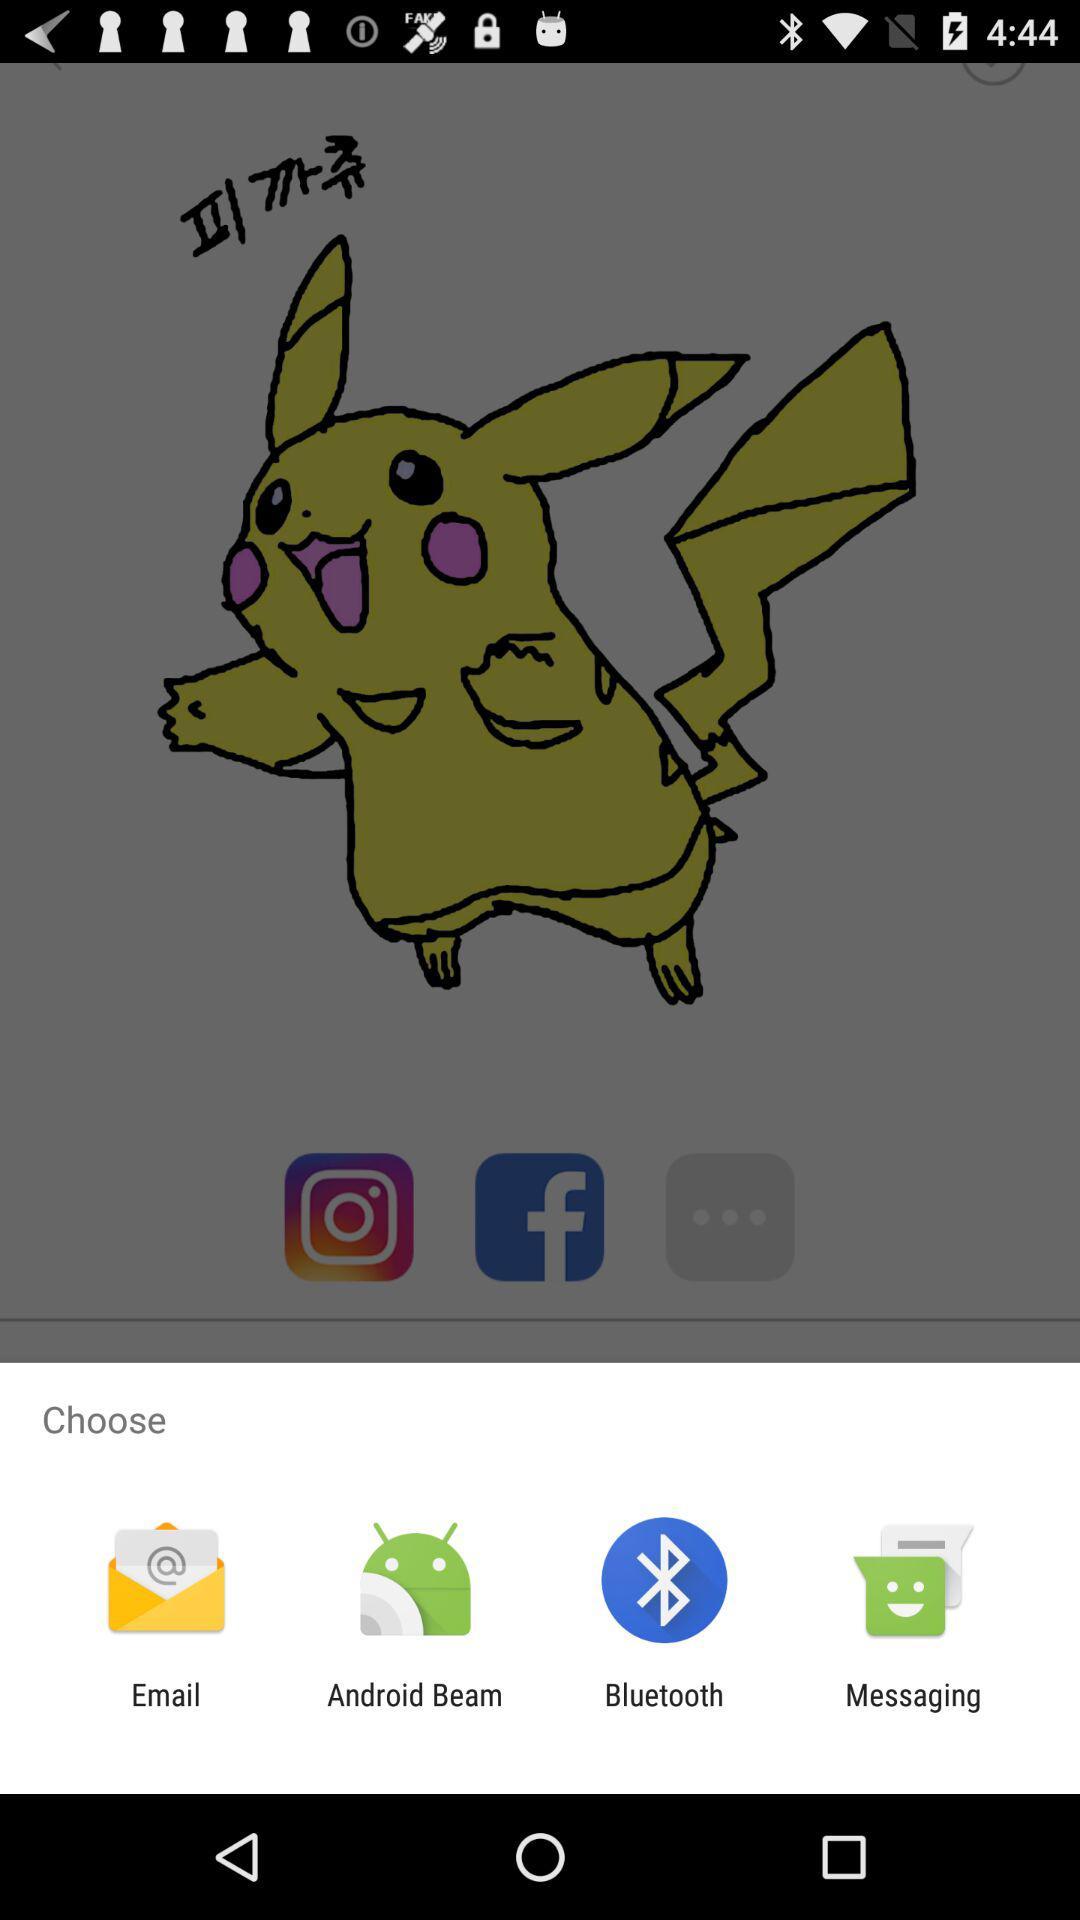 The image size is (1080, 1920). I want to click on android beam app, so click(414, 1711).